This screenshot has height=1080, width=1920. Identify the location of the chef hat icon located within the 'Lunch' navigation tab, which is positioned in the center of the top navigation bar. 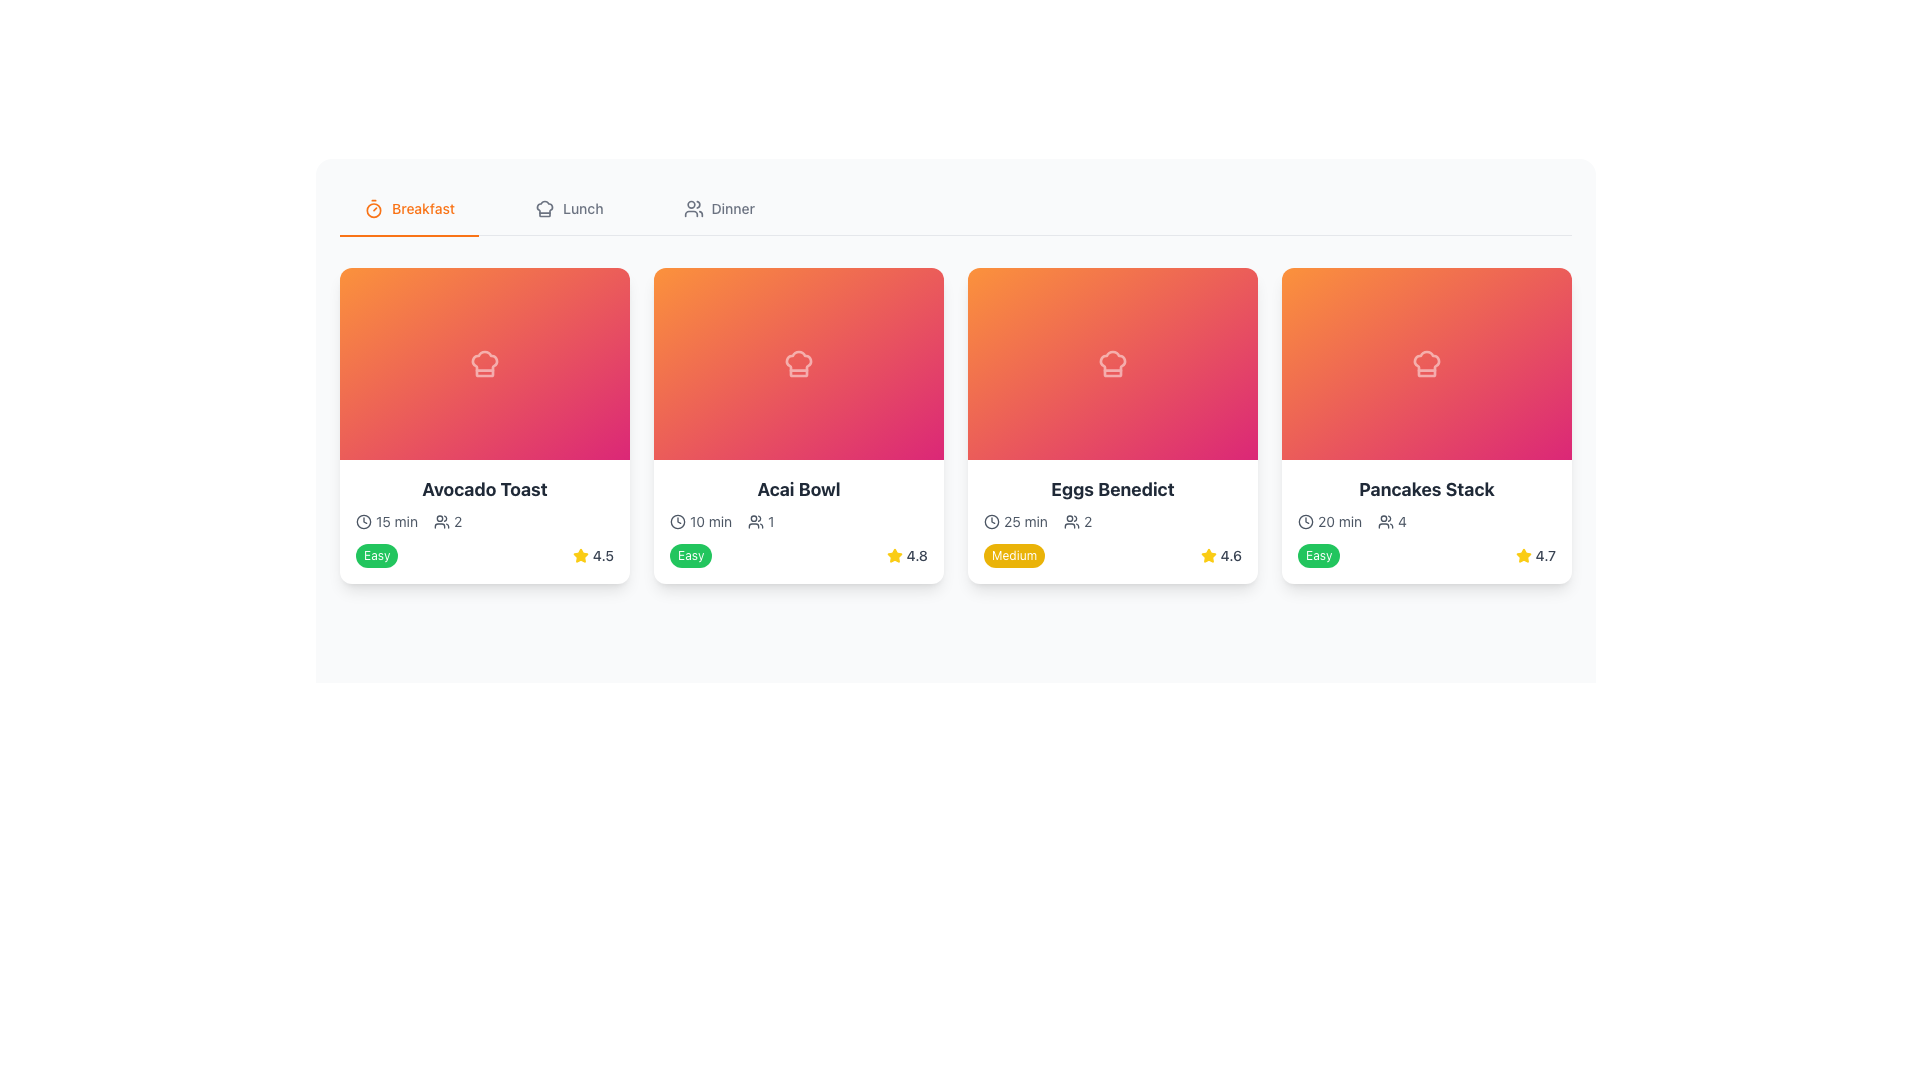
(545, 208).